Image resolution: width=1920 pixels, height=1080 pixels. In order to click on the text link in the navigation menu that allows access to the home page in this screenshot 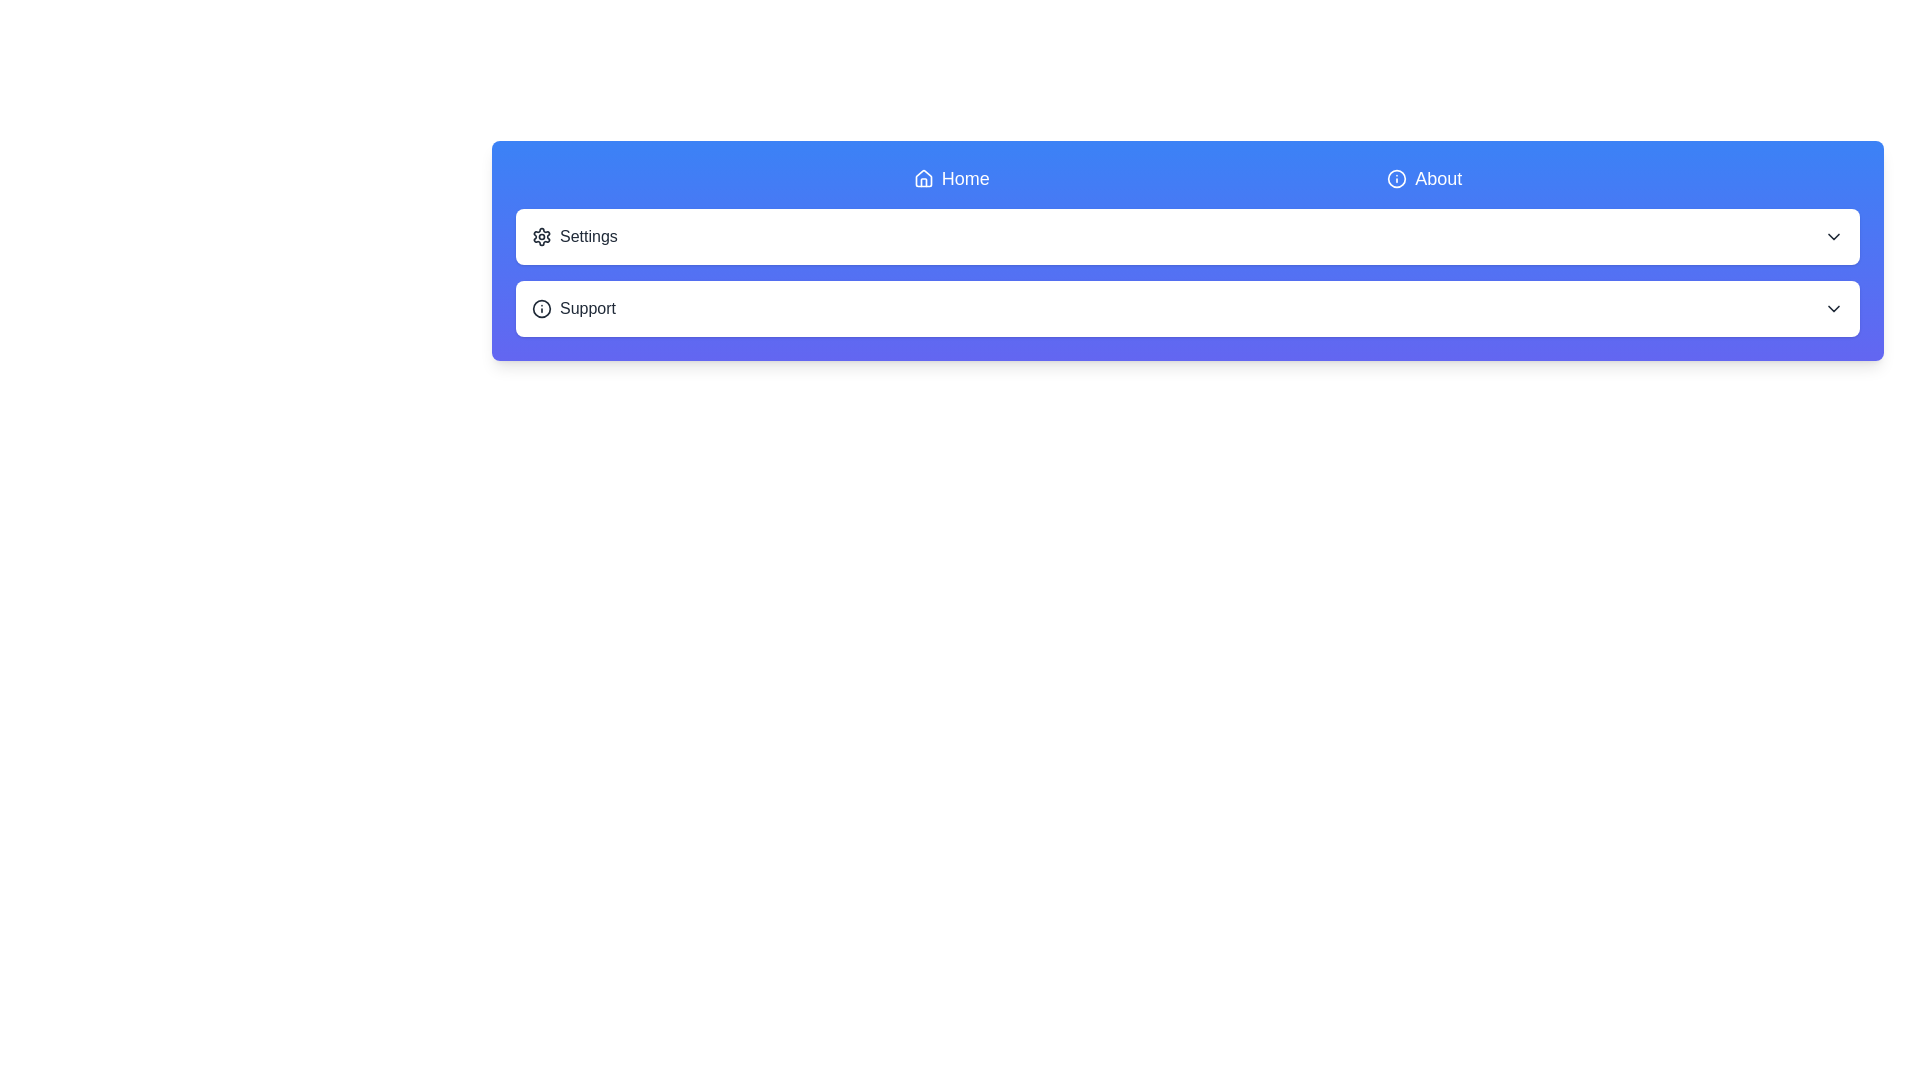, I will do `click(965, 177)`.